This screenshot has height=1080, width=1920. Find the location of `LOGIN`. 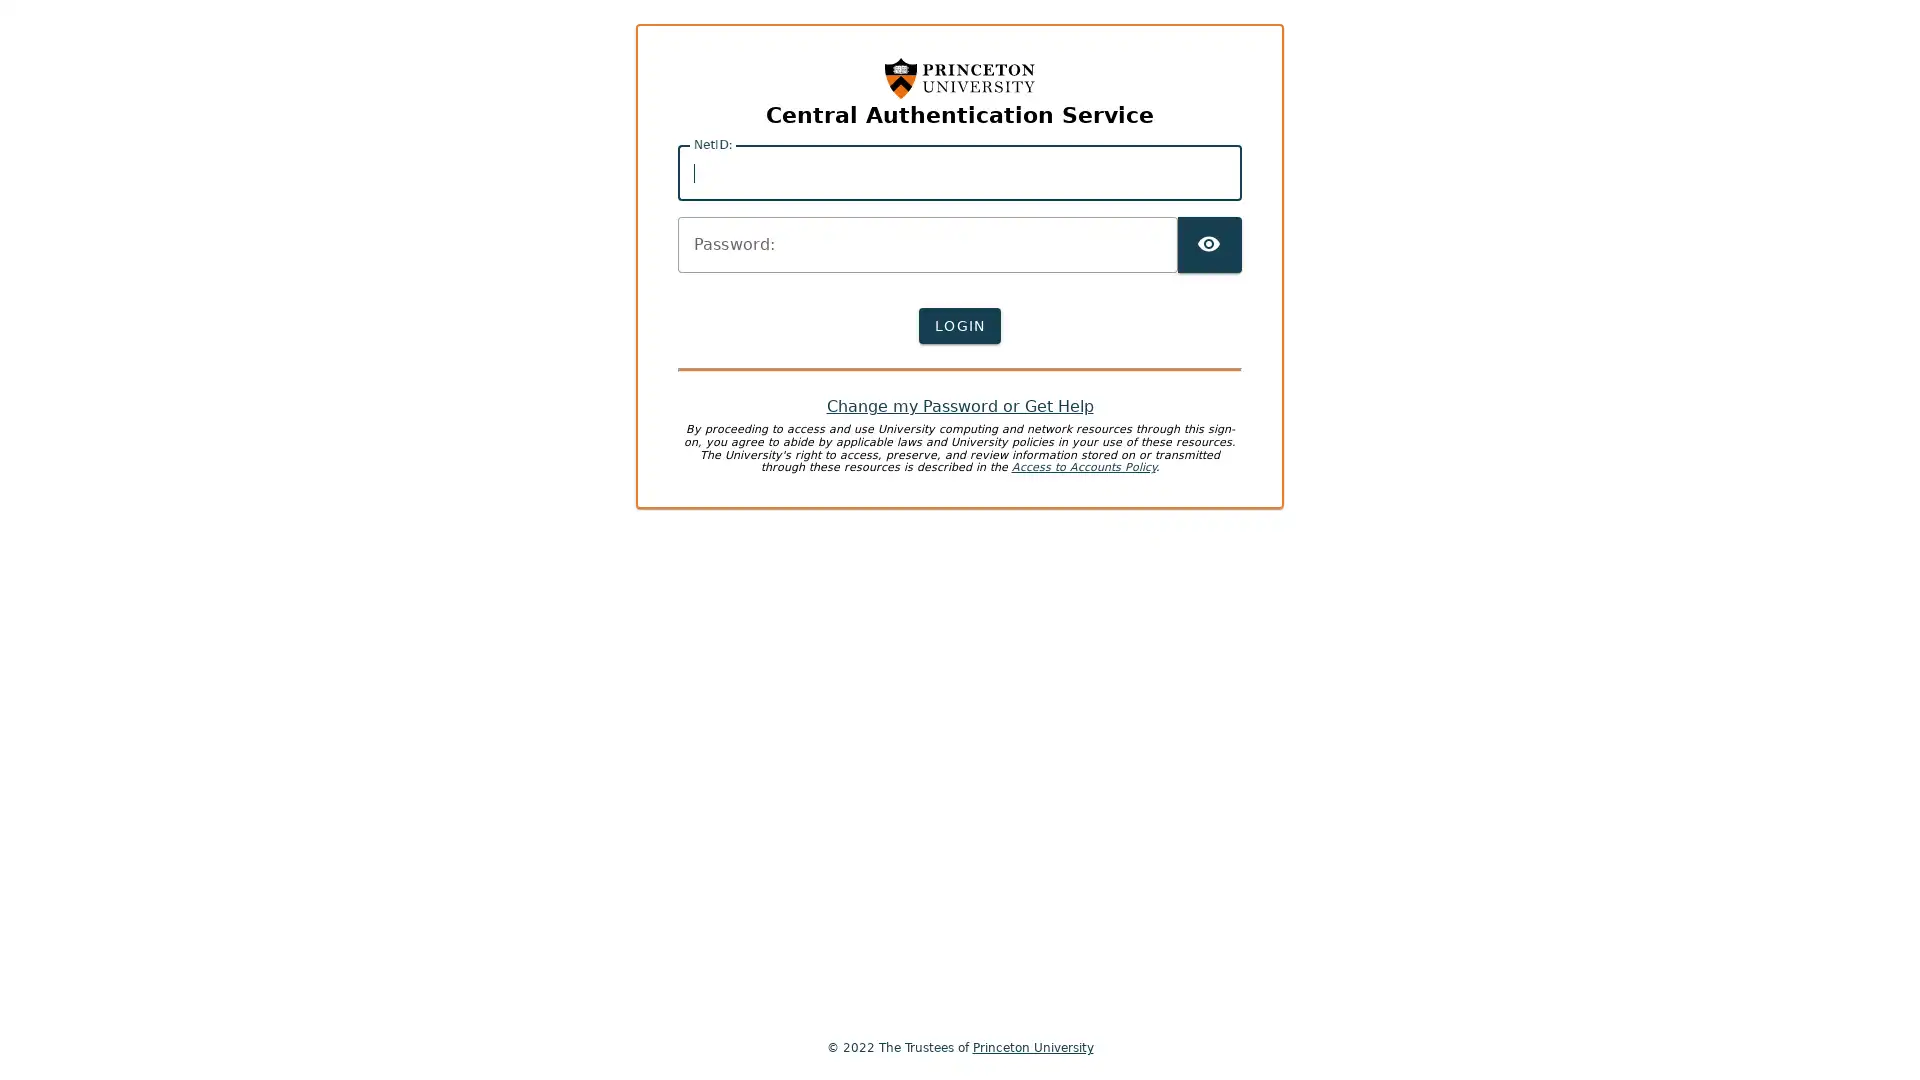

LOGIN is located at coordinates (958, 323).